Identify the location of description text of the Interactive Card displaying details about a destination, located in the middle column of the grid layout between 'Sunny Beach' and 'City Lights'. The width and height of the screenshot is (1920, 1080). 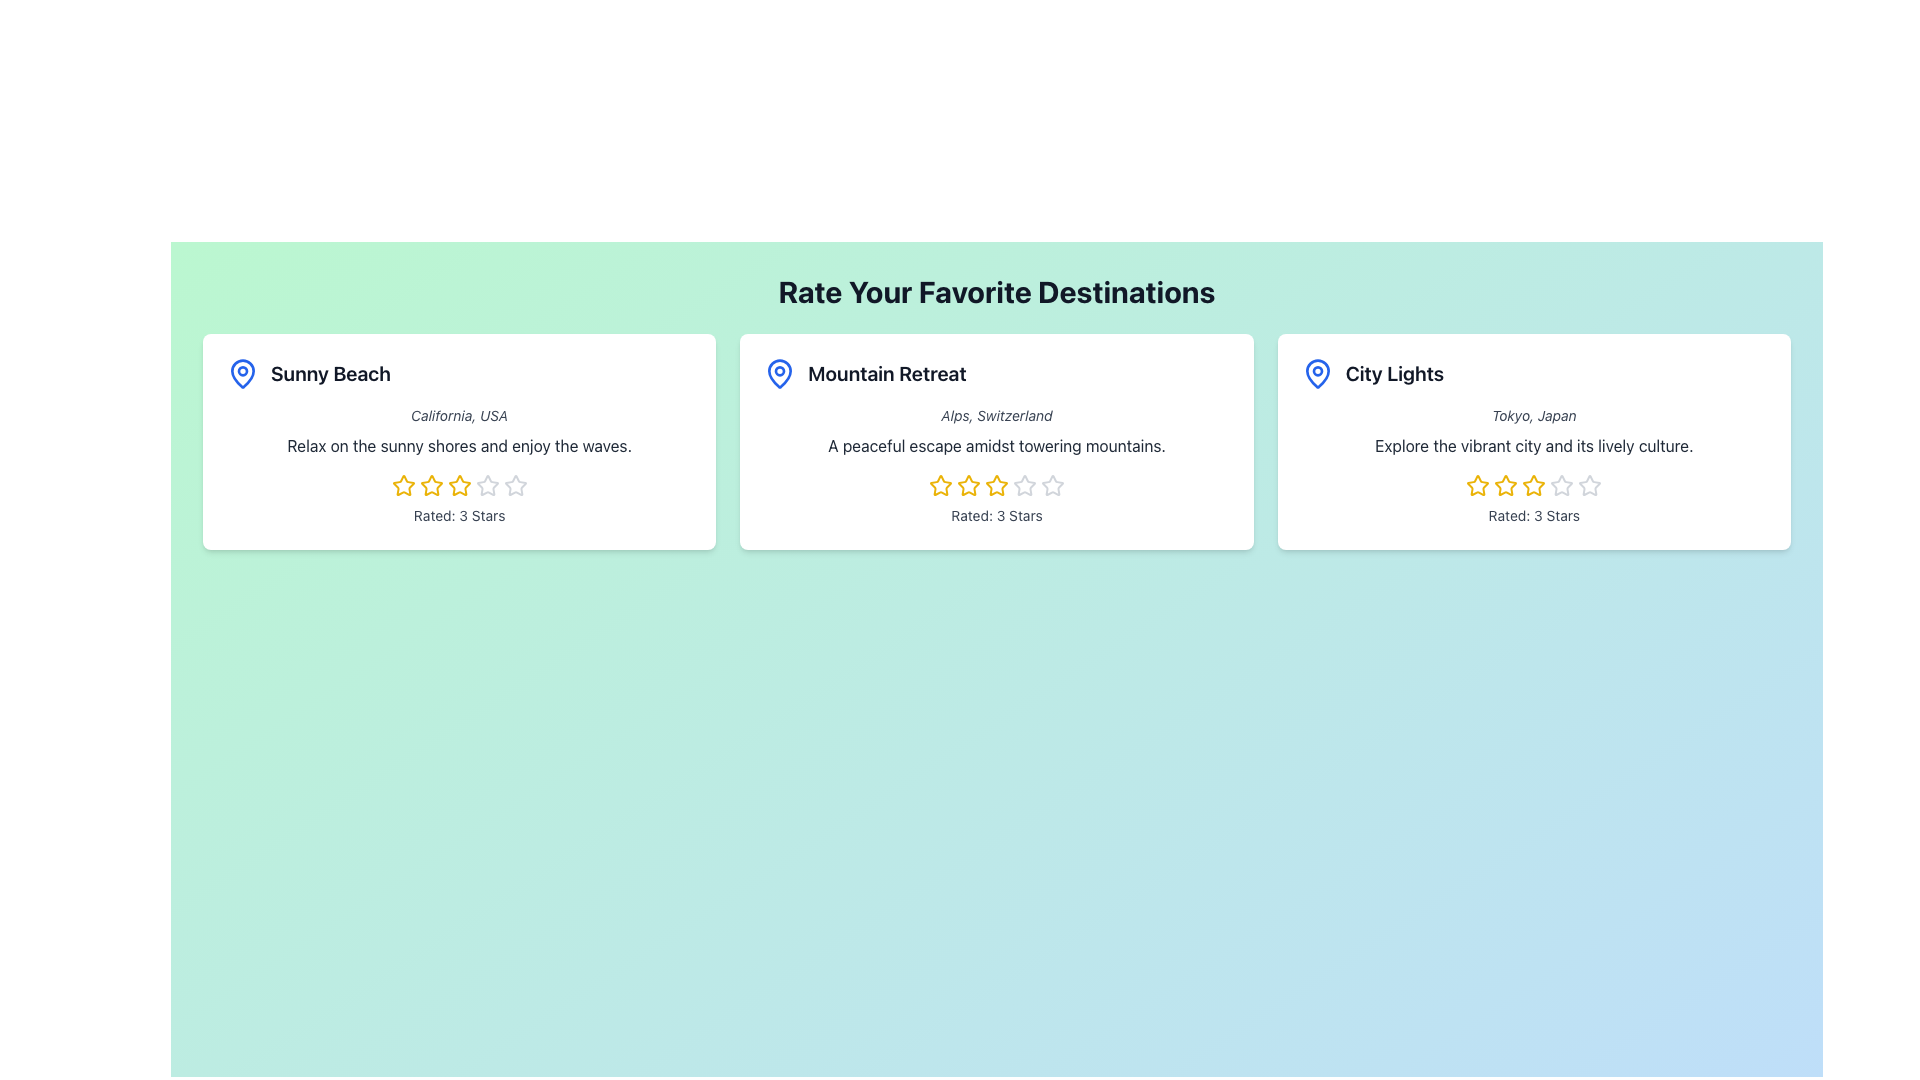
(997, 441).